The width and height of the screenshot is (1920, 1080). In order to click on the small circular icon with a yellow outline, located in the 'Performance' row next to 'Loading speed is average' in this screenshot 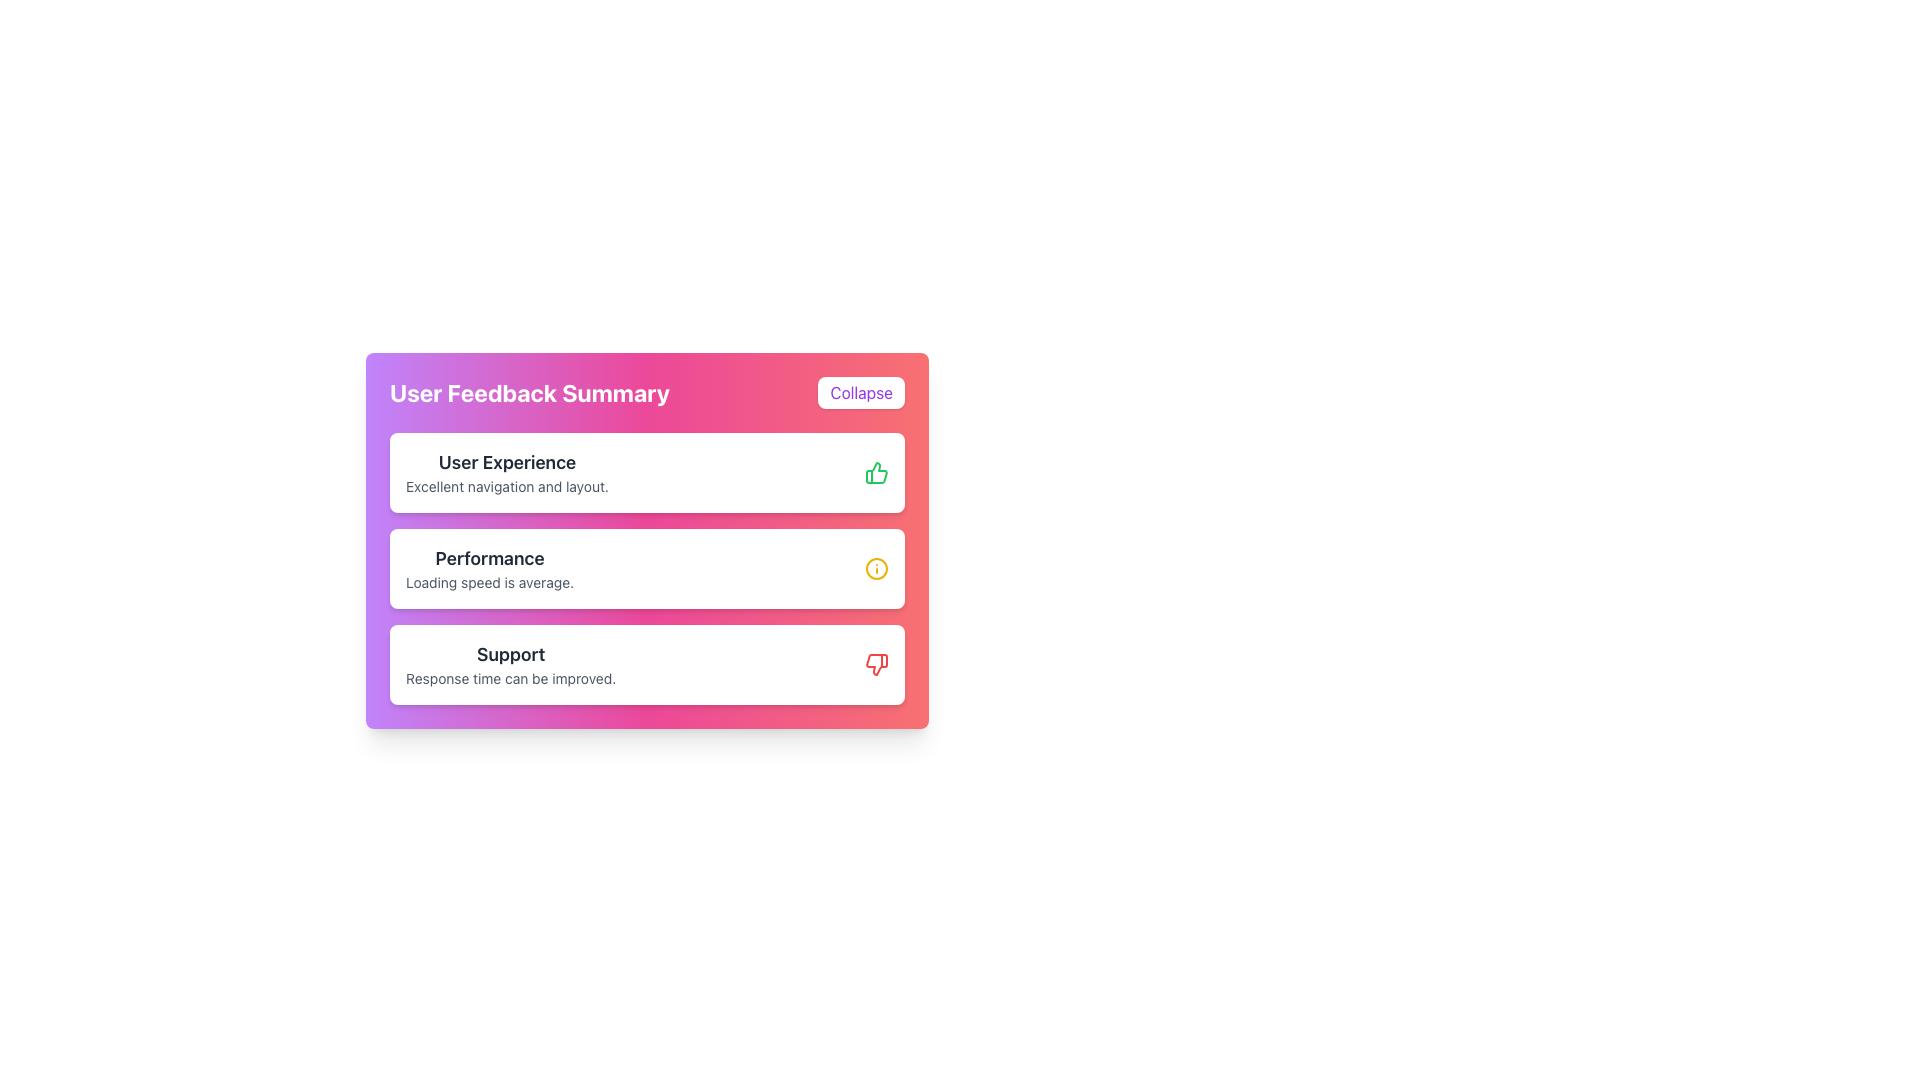, I will do `click(877, 569)`.